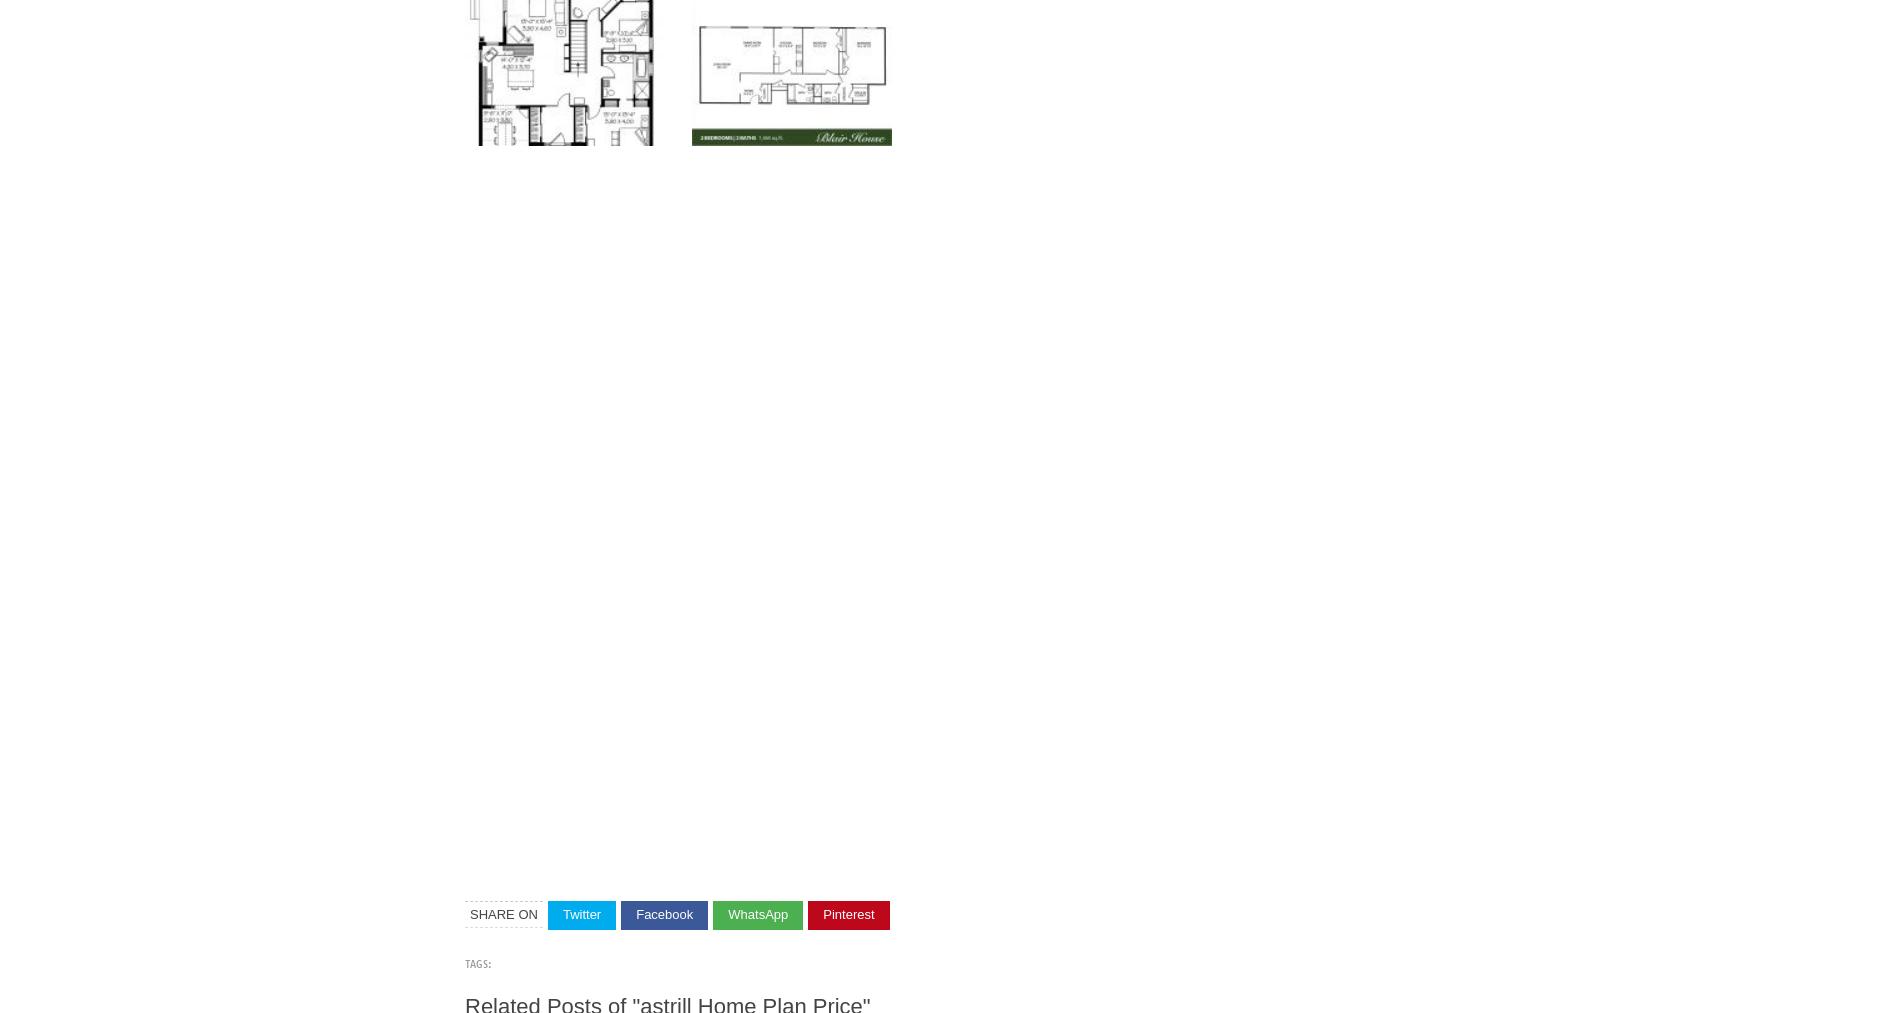  Describe the element at coordinates (662, 144) in the screenshot. I see `'Astrill Home Plan Price Floor Plans and Cost to Build Homes Floor Plans'` at that location.